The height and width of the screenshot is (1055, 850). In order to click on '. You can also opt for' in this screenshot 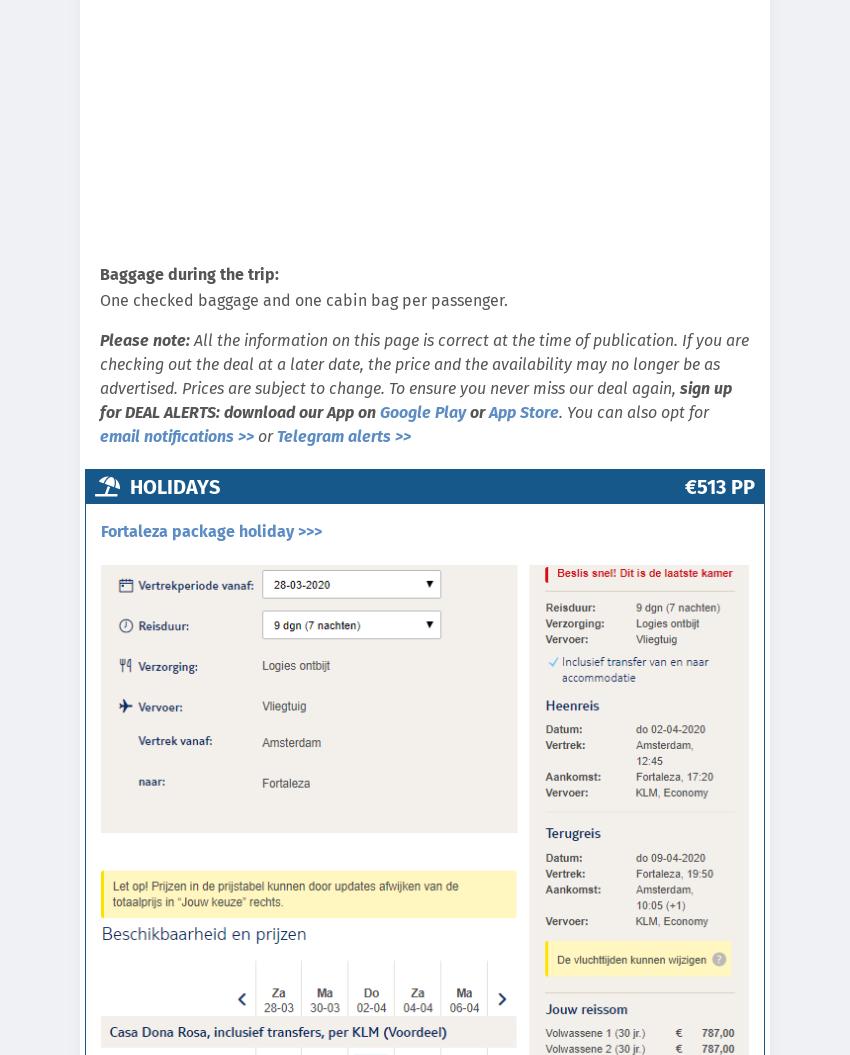, I will do `click(633, 411)`.